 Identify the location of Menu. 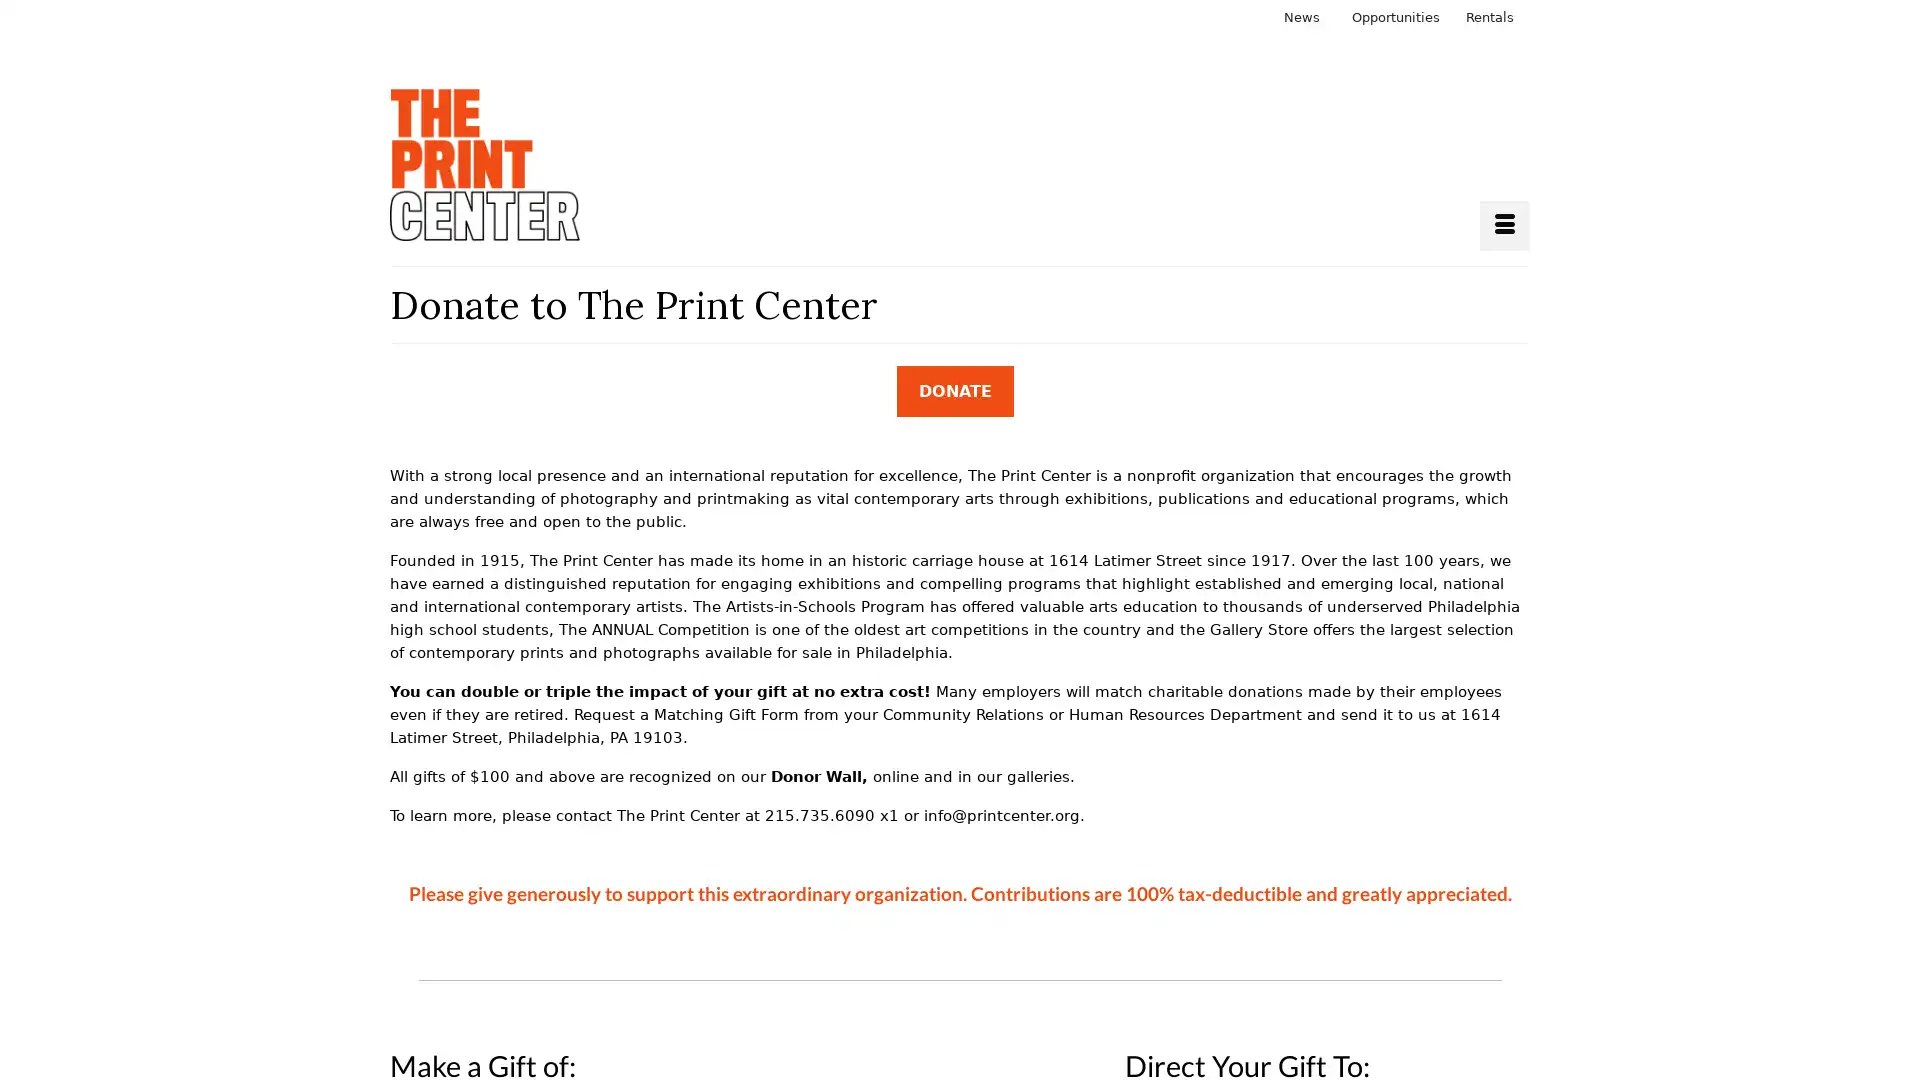
(1505, 225).